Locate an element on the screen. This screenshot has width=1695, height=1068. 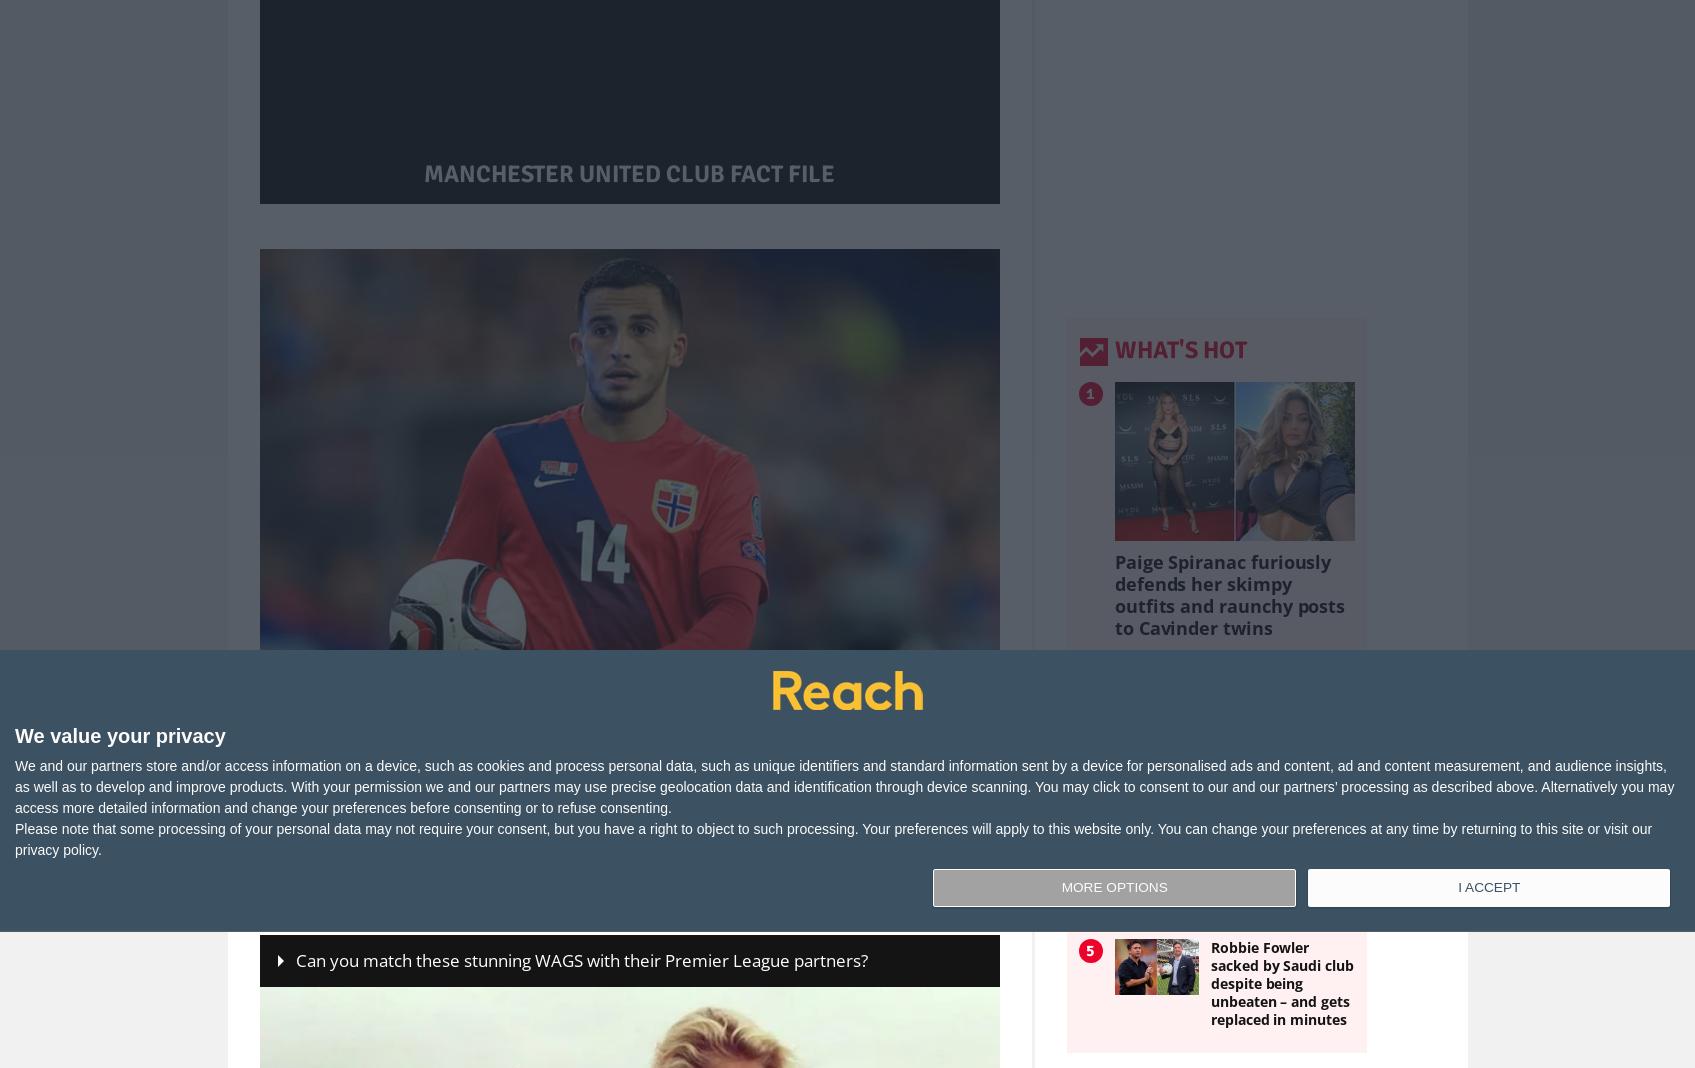
'Can you match these stunning WAGS with their Premier League partners?' is located at coordinates (581, 960).